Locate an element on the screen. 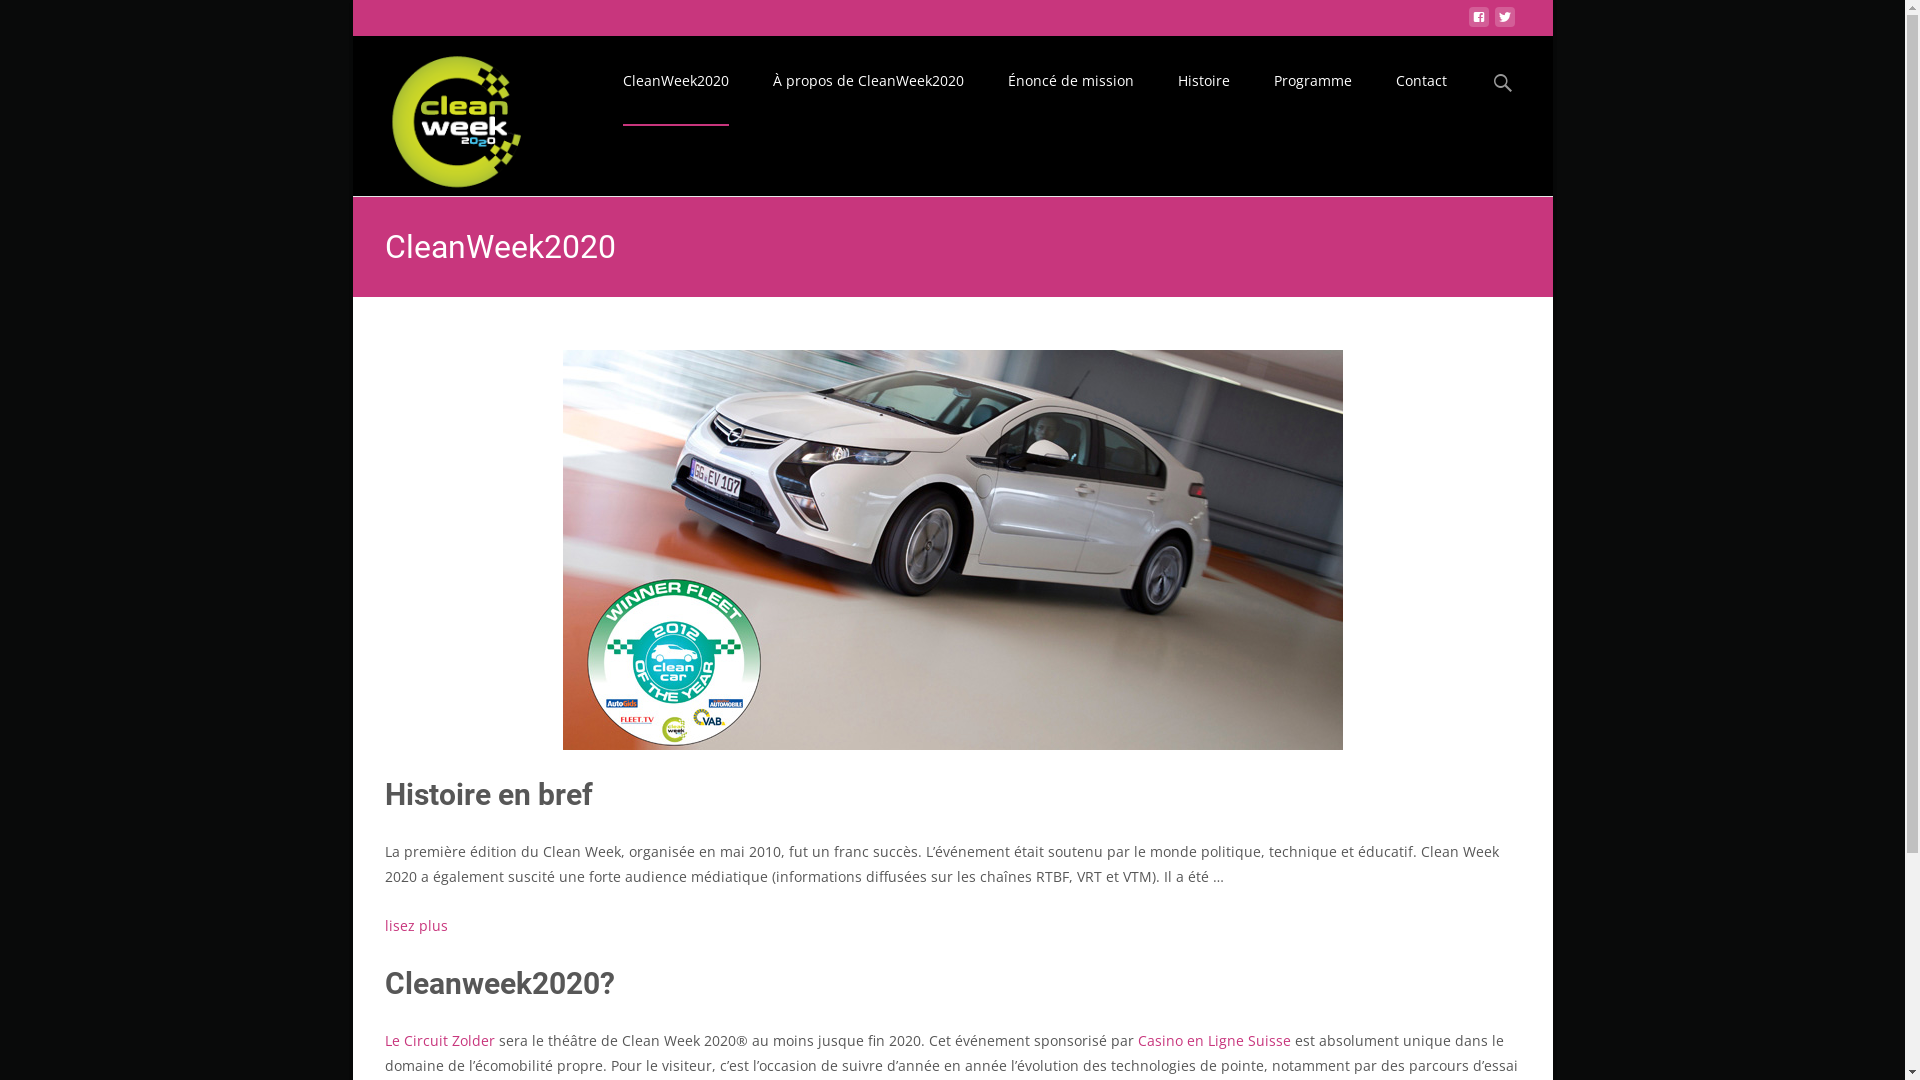  'Contact' is located at coordinates (1420, 80).